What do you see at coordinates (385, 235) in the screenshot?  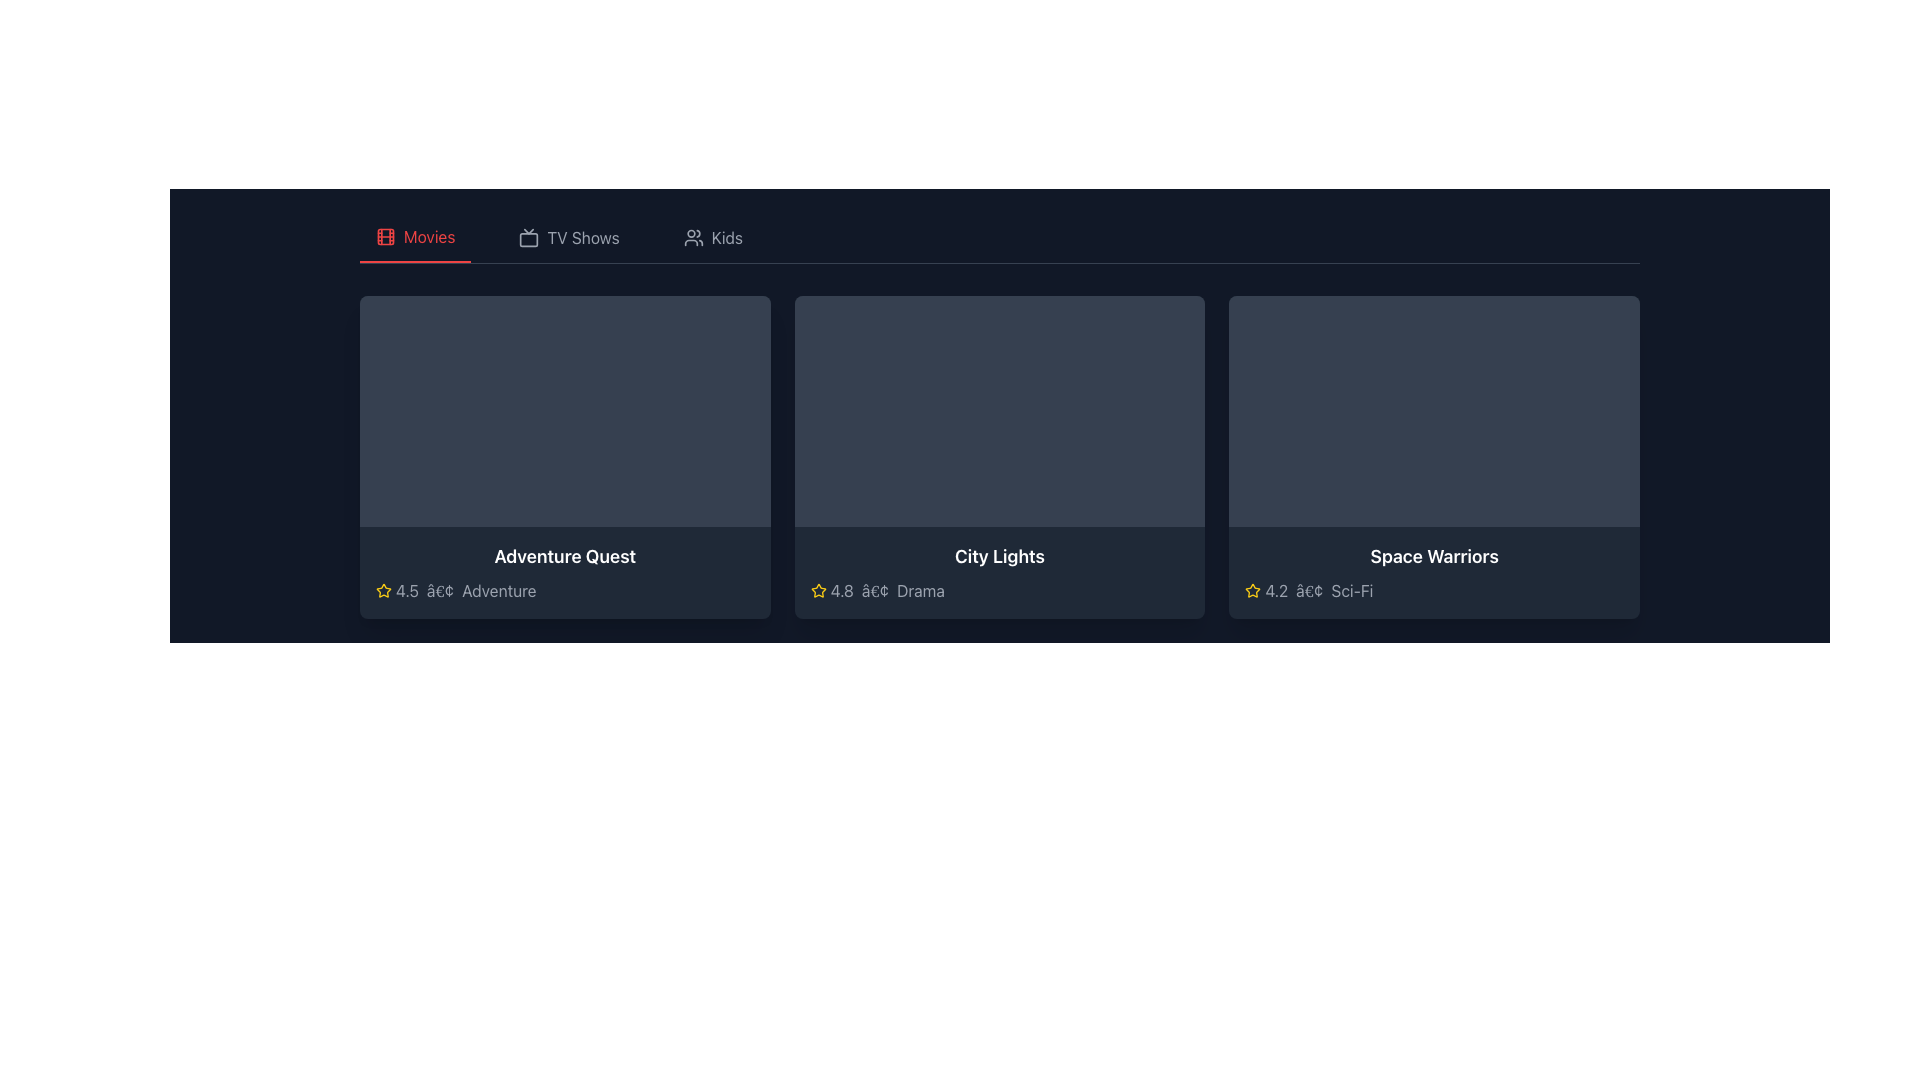 I see `the active film reel icon located to the left of the 'Movies' label in the top navigation bar` at bounding box center [385, 235].